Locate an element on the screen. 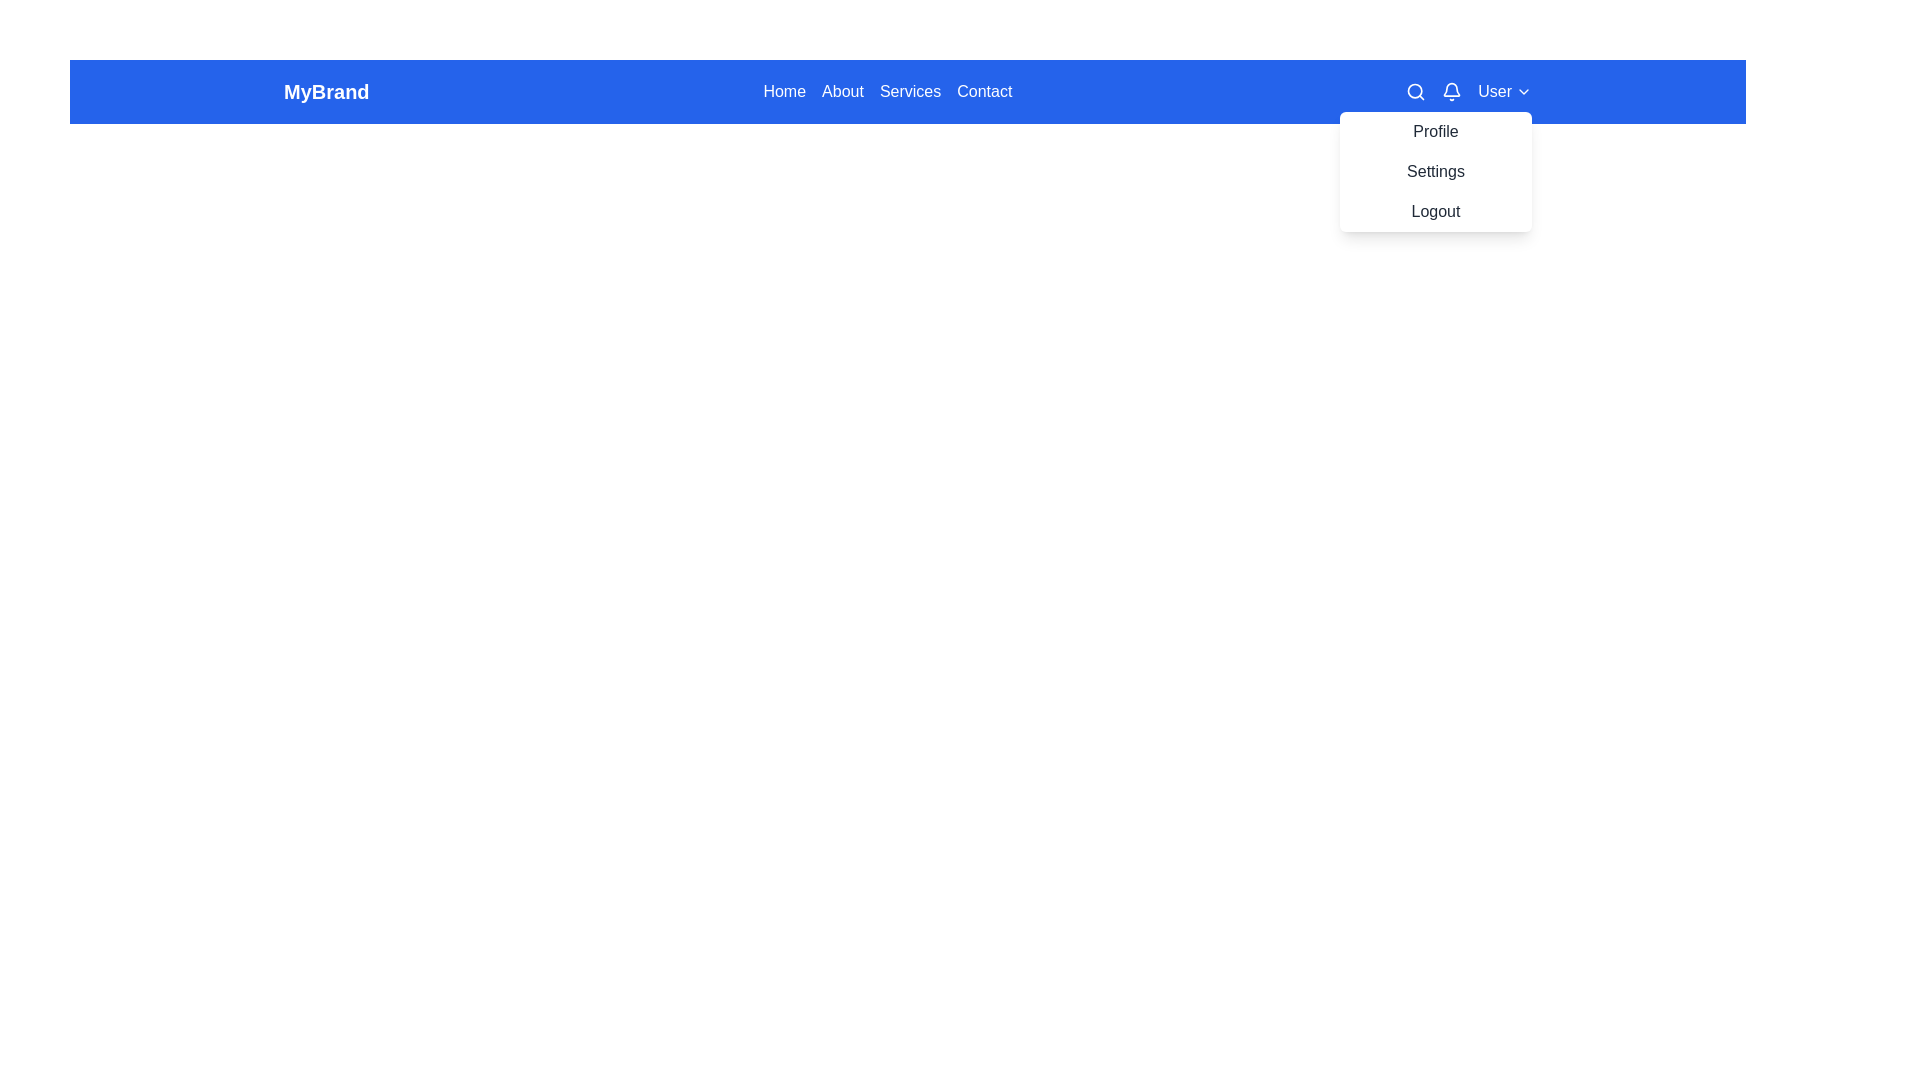 The height and width of the screenshot is (1080, 1920). the 'Logout' link in the dropdown menu under the 'User' menu located at the top-right corner of the page to log out is located at coordinates (1434, 212).